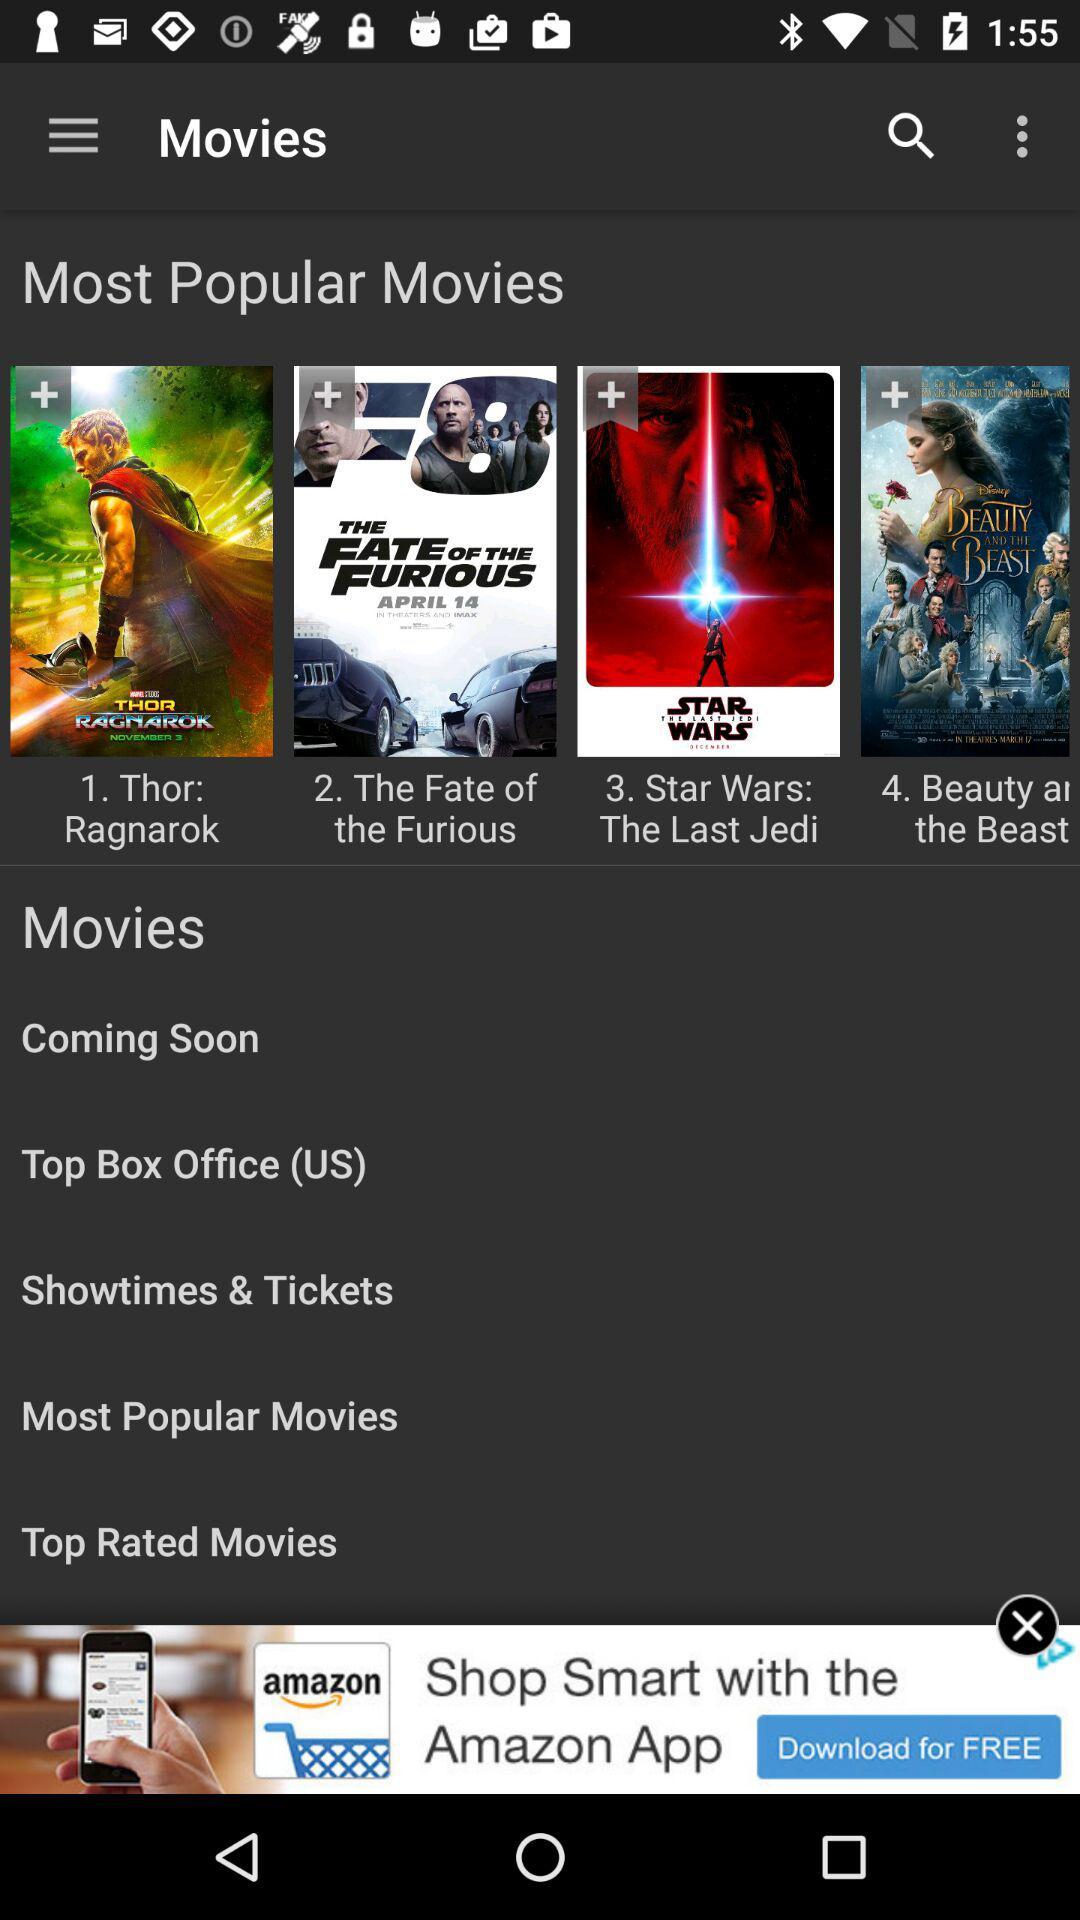 Image resolution: width=1080 pixels, height=1920 pixels. Describe the element at coordinates (345, 417) in the screenshot. I see `the bookmark icon` at that location.